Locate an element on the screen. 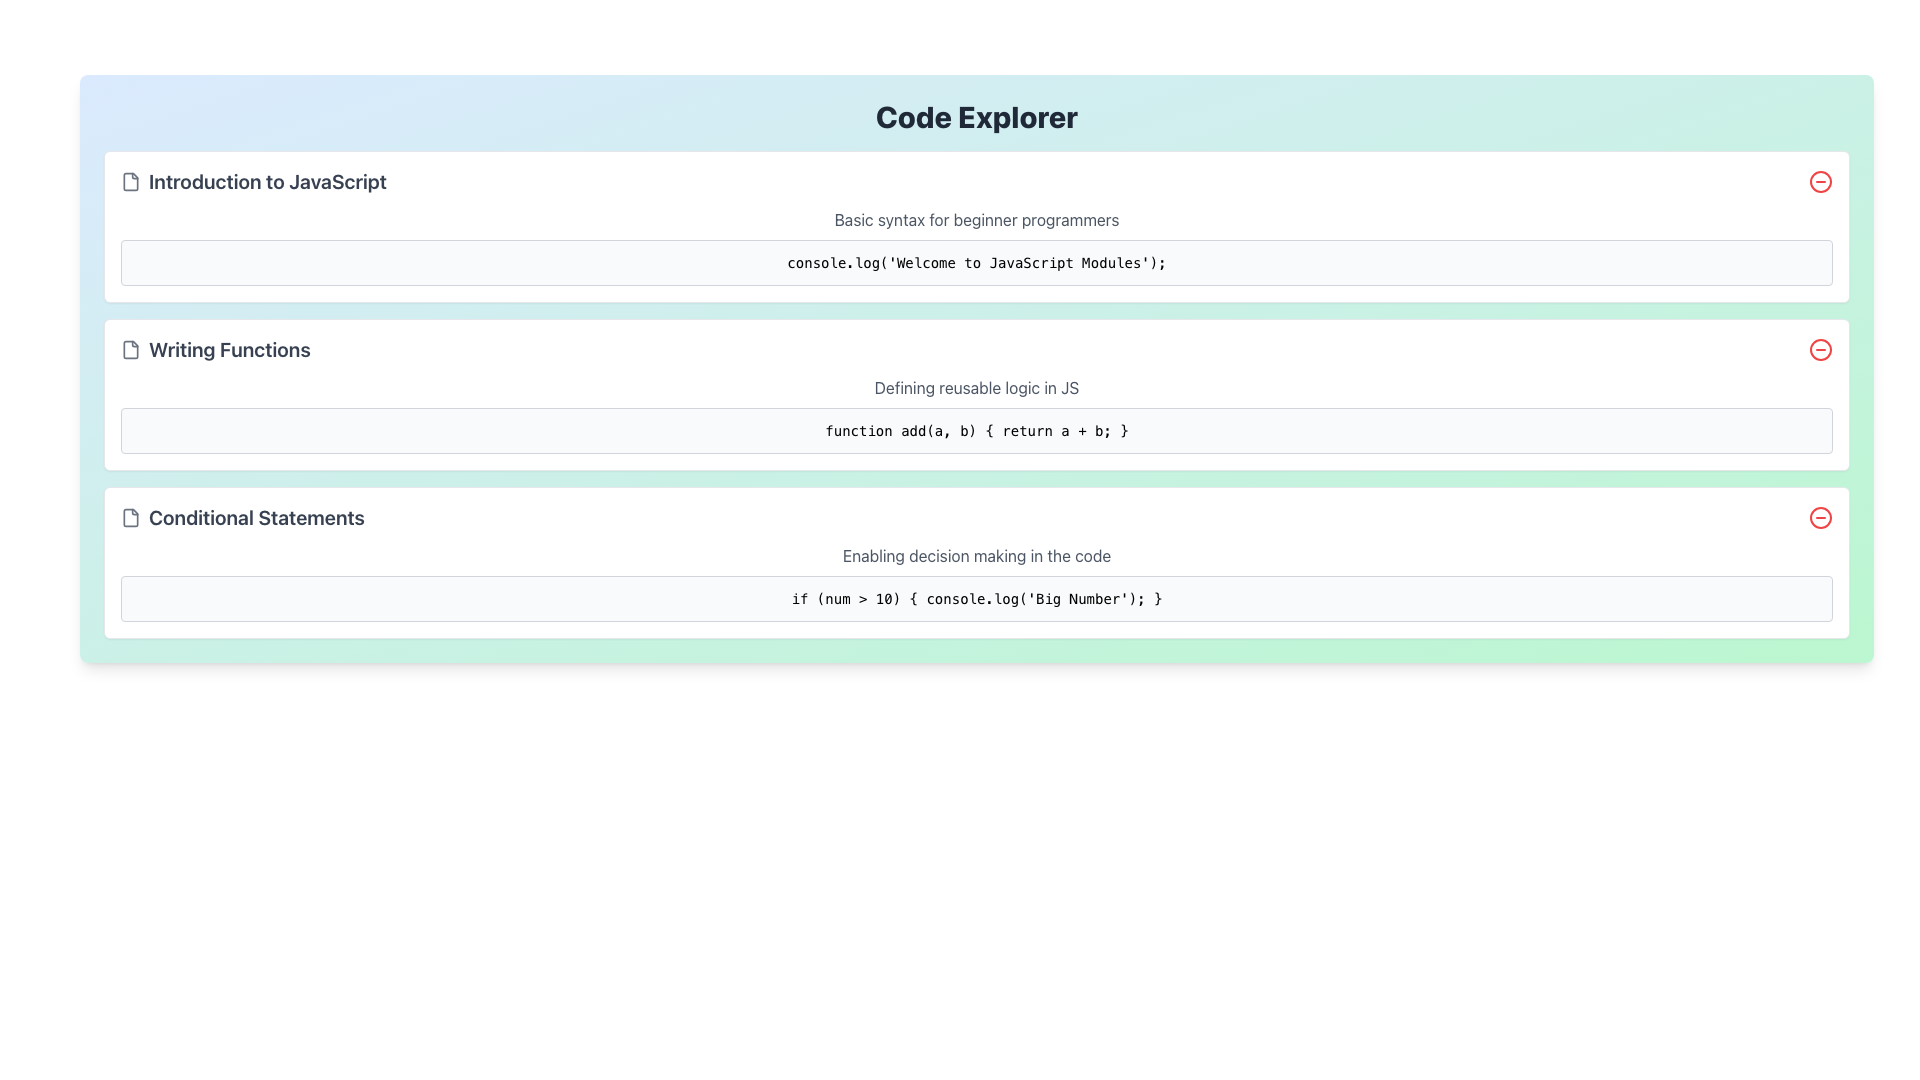 The height and width of the screenshot is (1080, 1920). the small circular red-bordered icon with a minus symbol is located at coordinates (1820, 516).